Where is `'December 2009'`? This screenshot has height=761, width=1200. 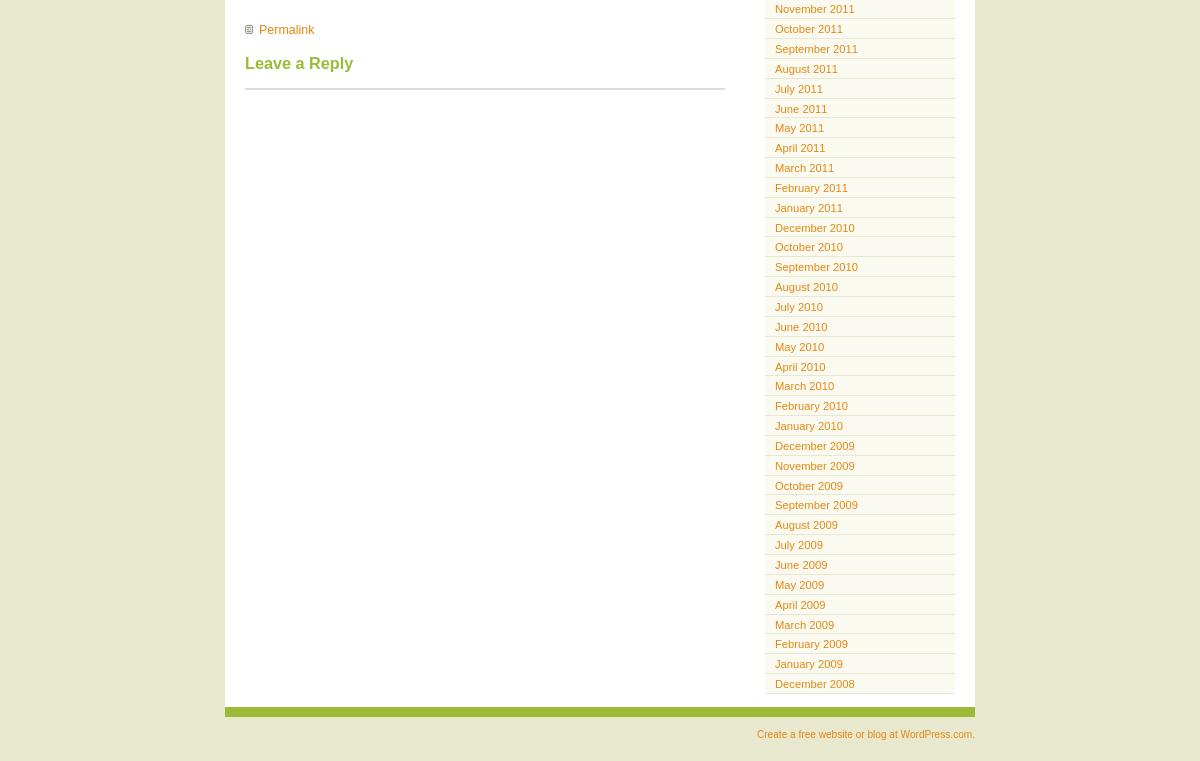
'December 2009' is located at coordinates (813, 445).